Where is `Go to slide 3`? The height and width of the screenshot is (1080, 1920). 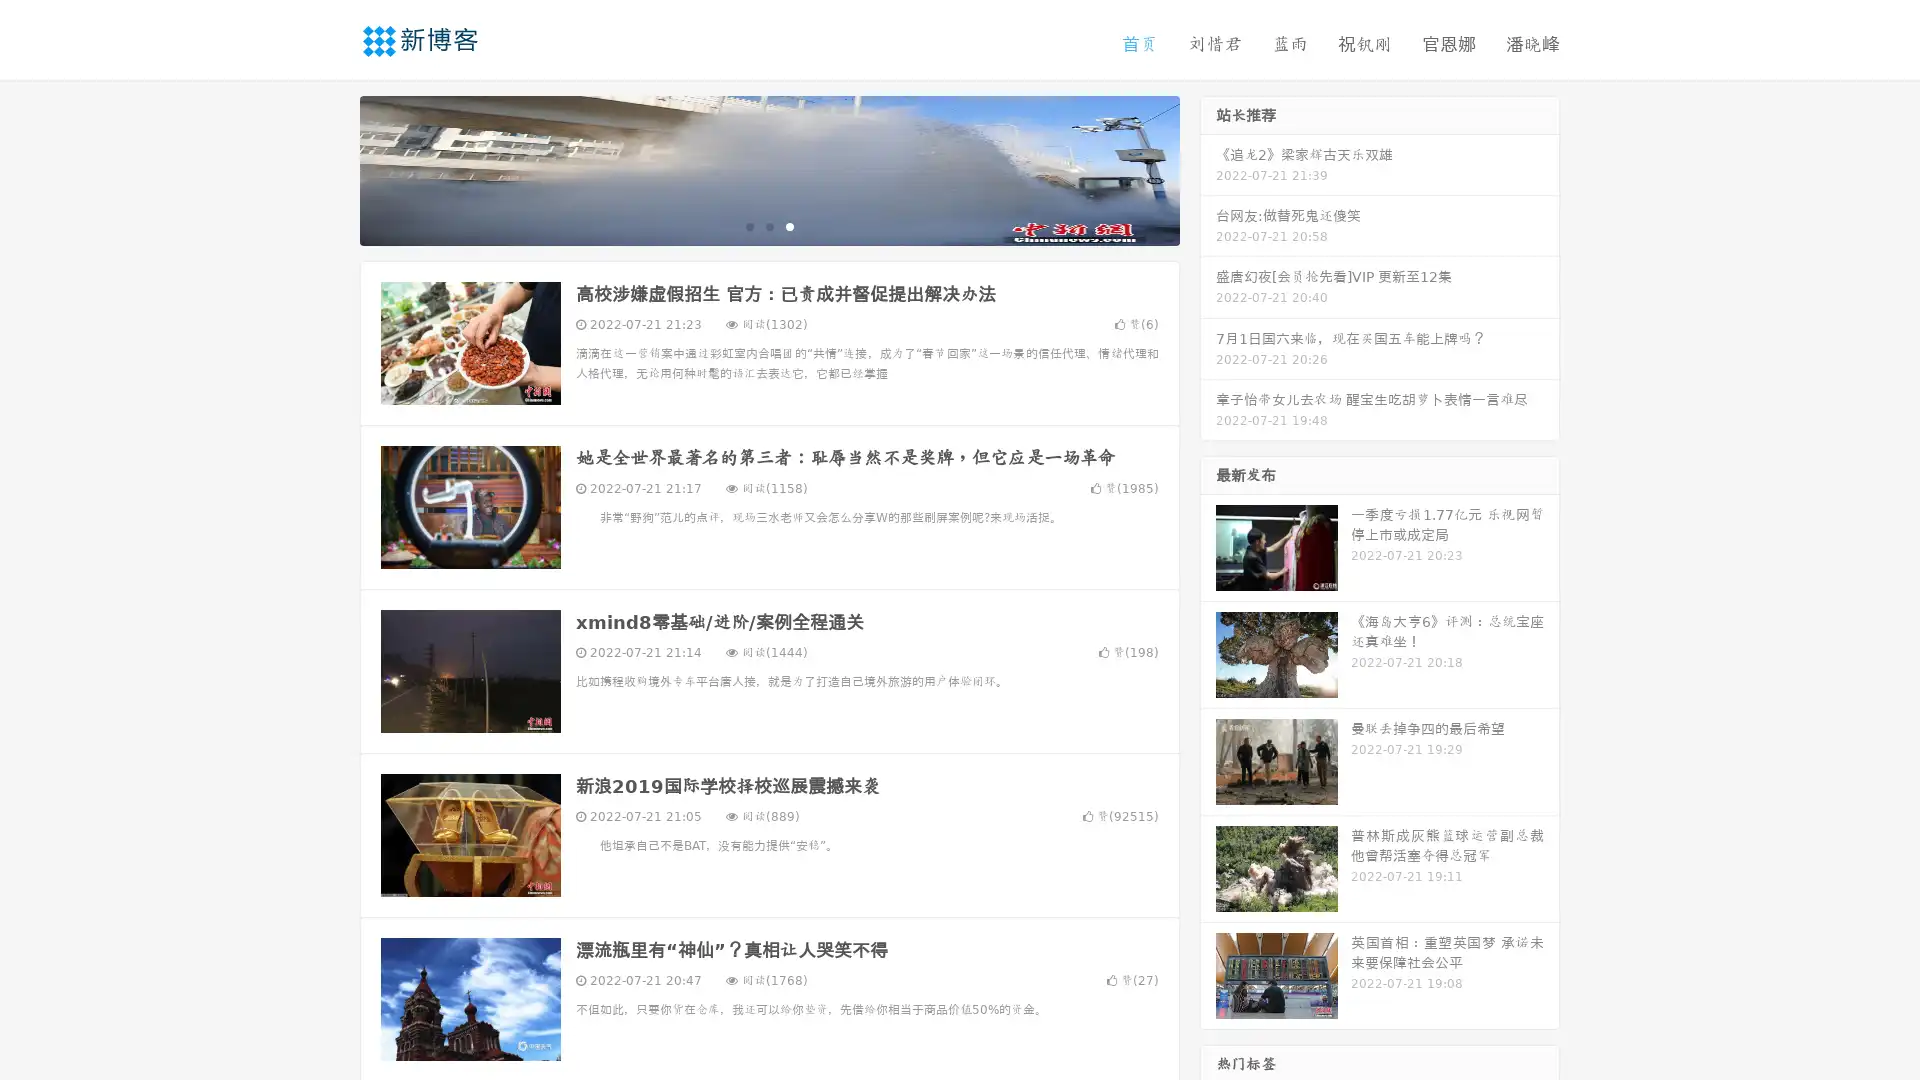 Go to slide 3 is located at coordinates (789, 225).